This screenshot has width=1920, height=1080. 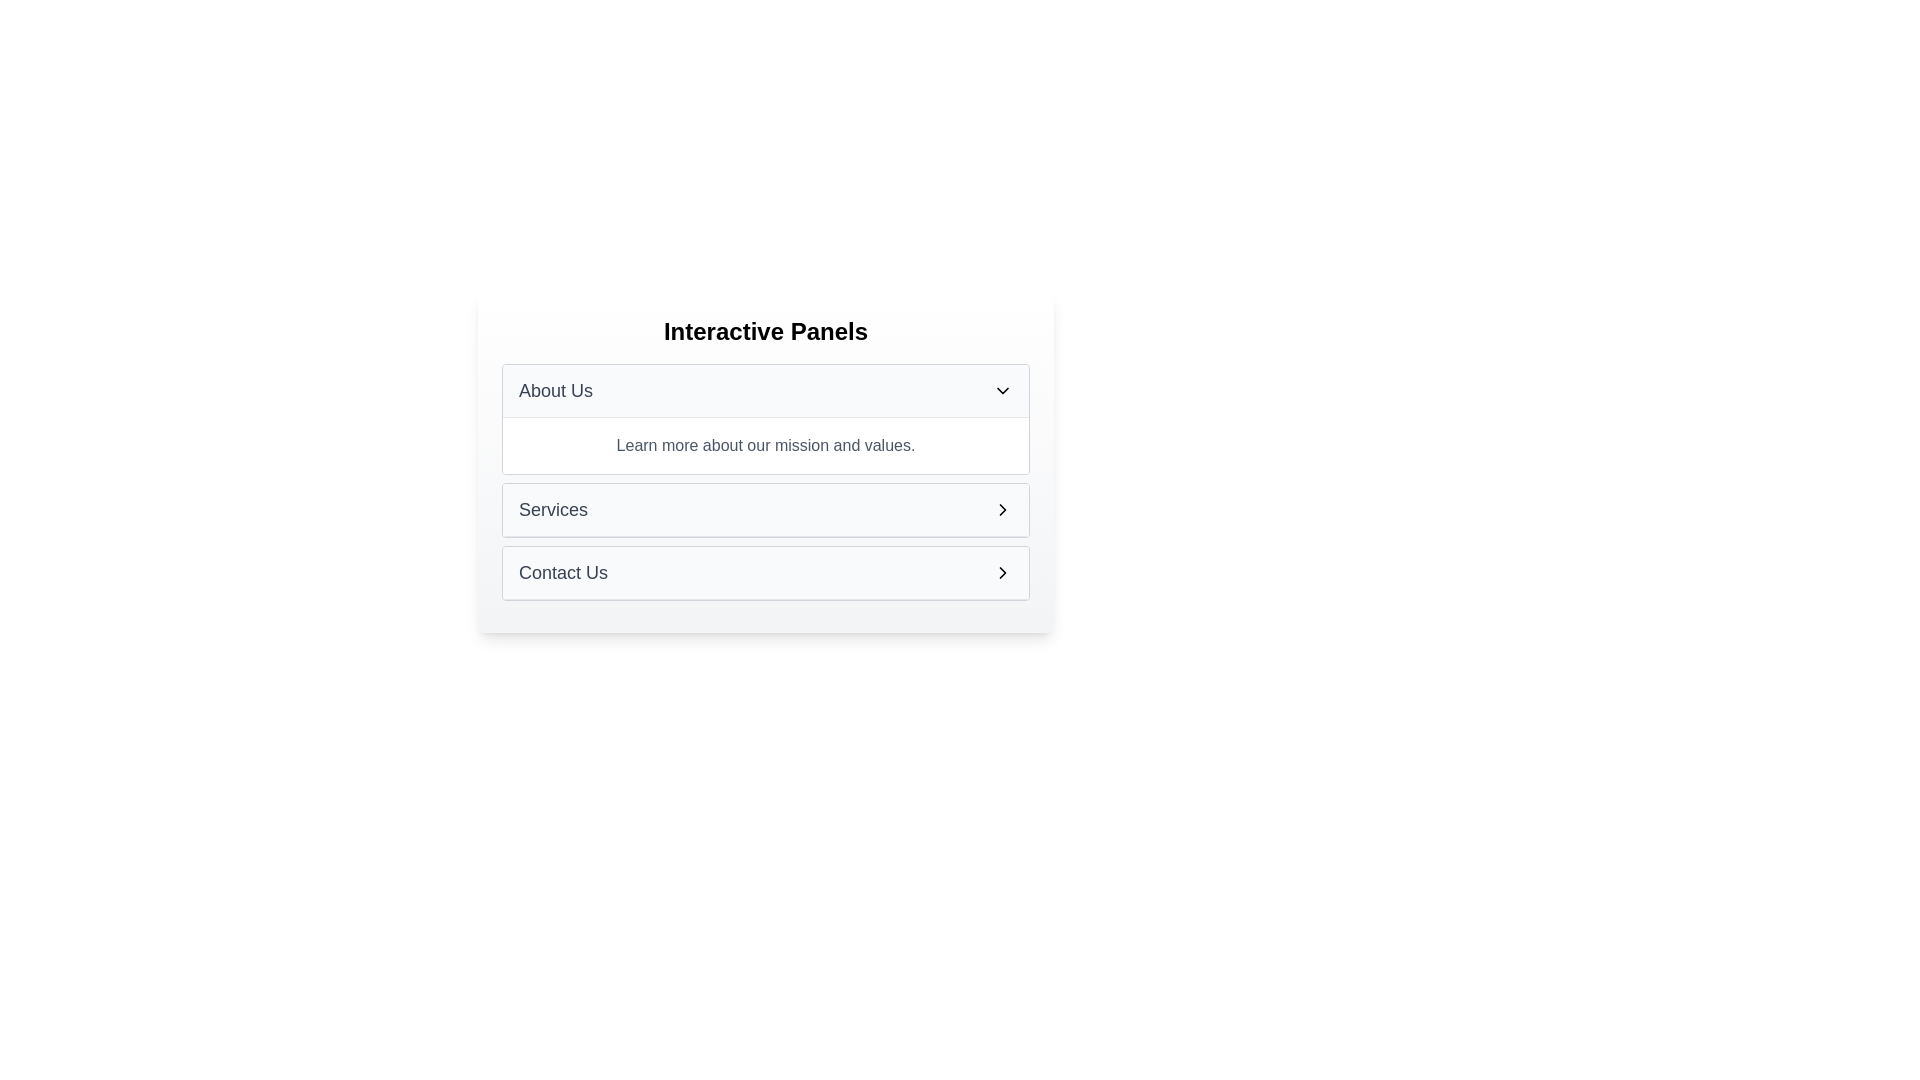 I want to click on the informative text label describing the purpose of the 'About Us' panel, which is positioned beneath the 'About Us' title, so click(x=765, y=445).